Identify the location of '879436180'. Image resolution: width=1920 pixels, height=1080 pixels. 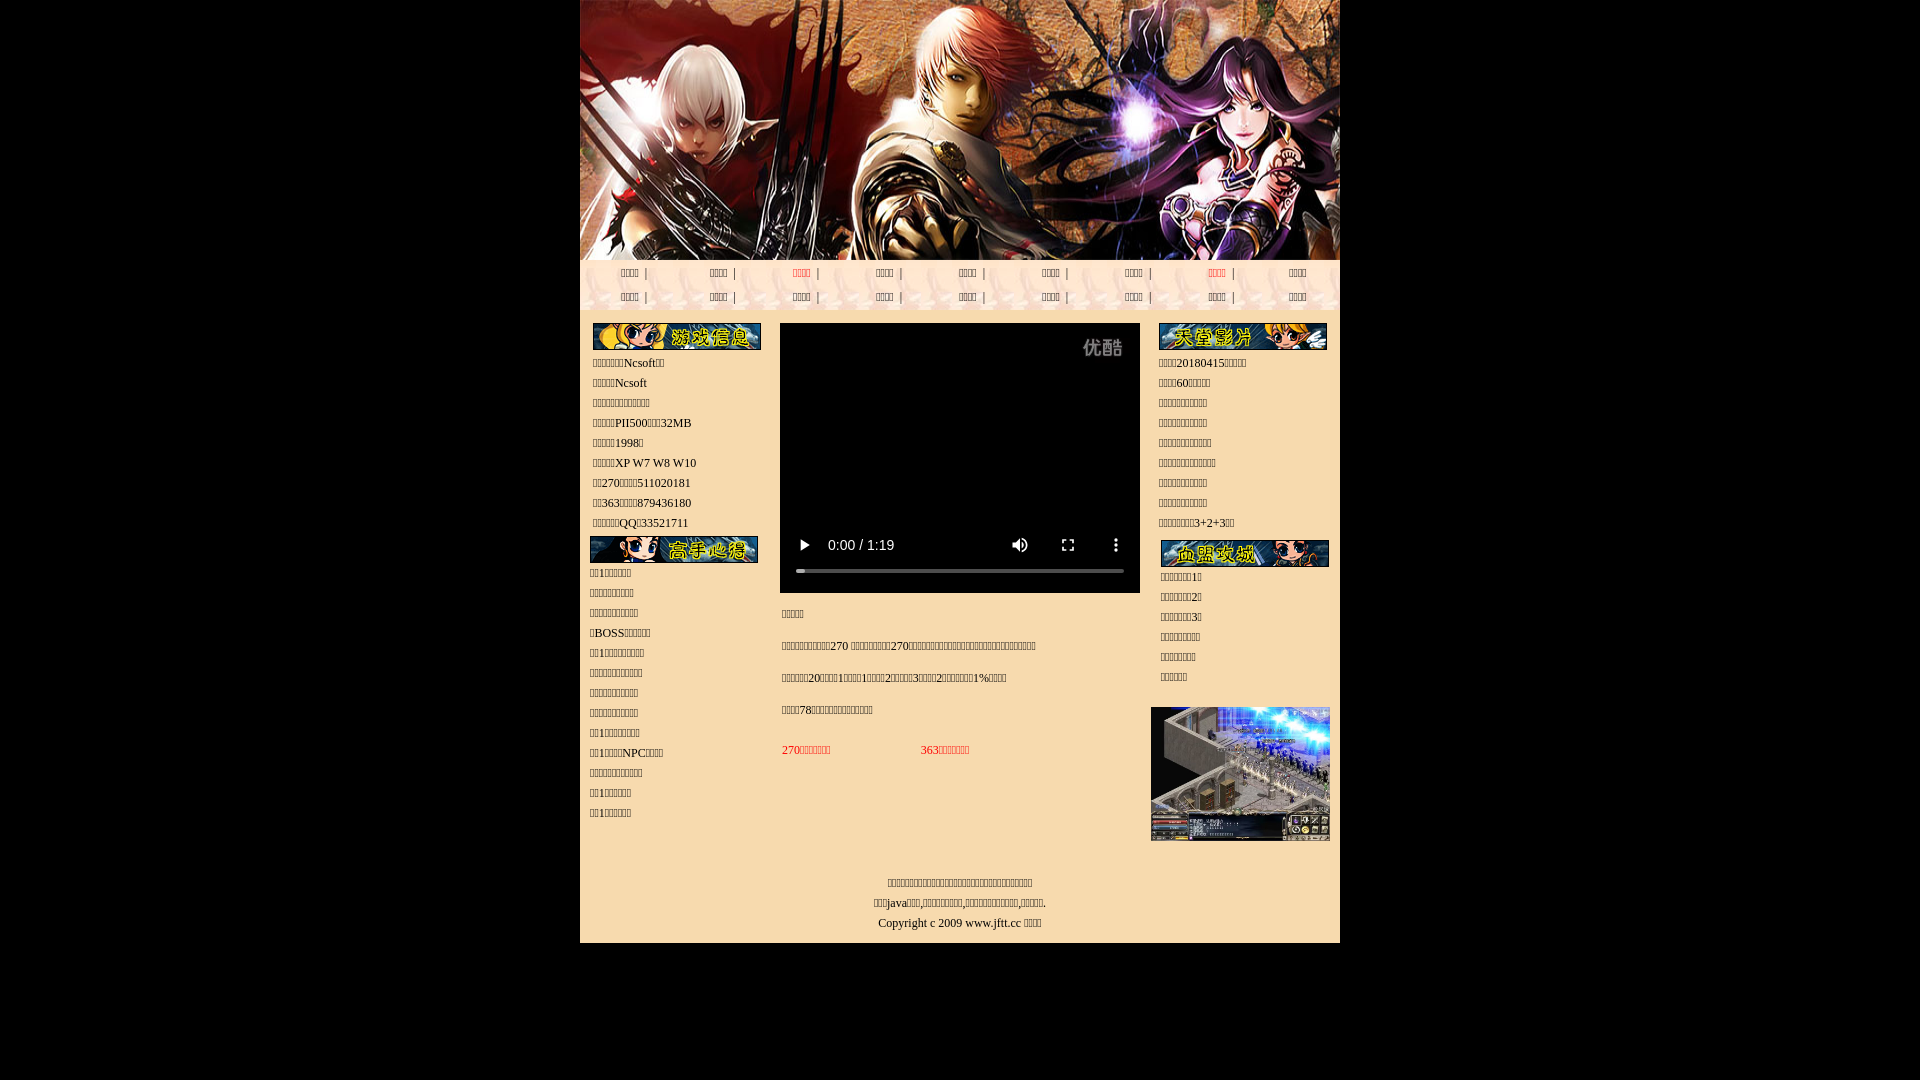
(663, 501).